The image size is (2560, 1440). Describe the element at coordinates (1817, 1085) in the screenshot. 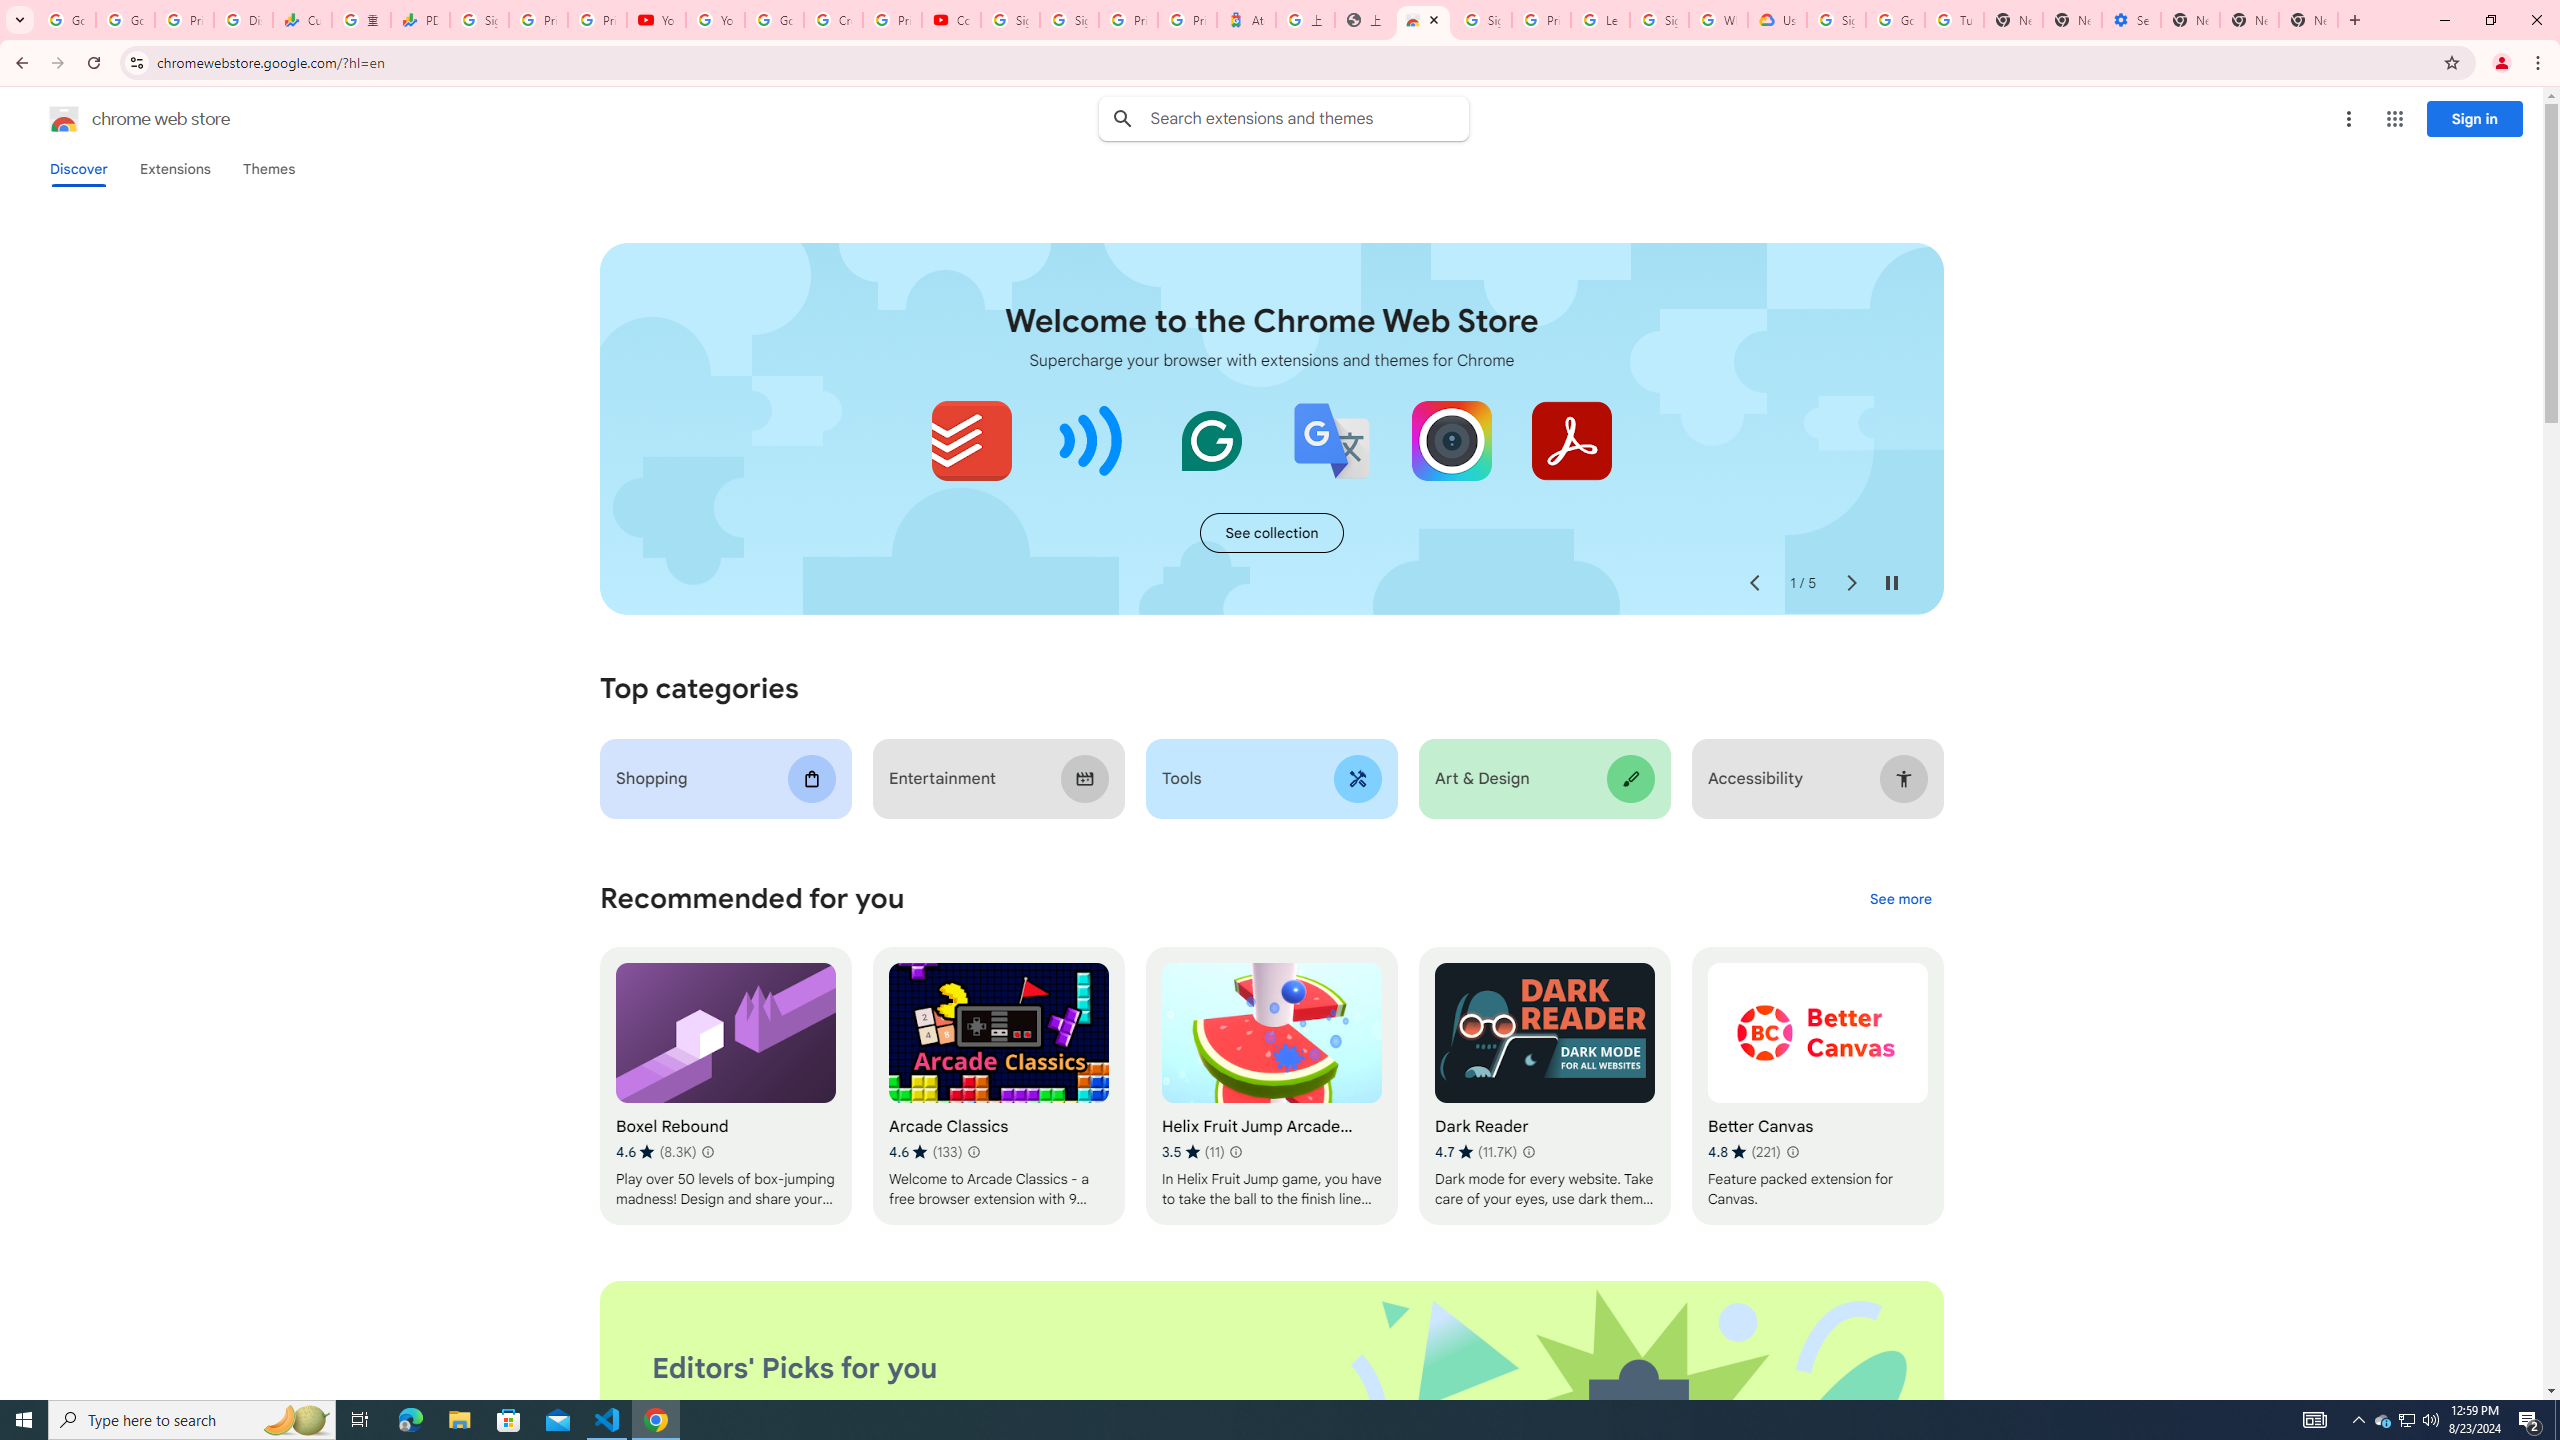

I see `'Better Canvas'` at that location.